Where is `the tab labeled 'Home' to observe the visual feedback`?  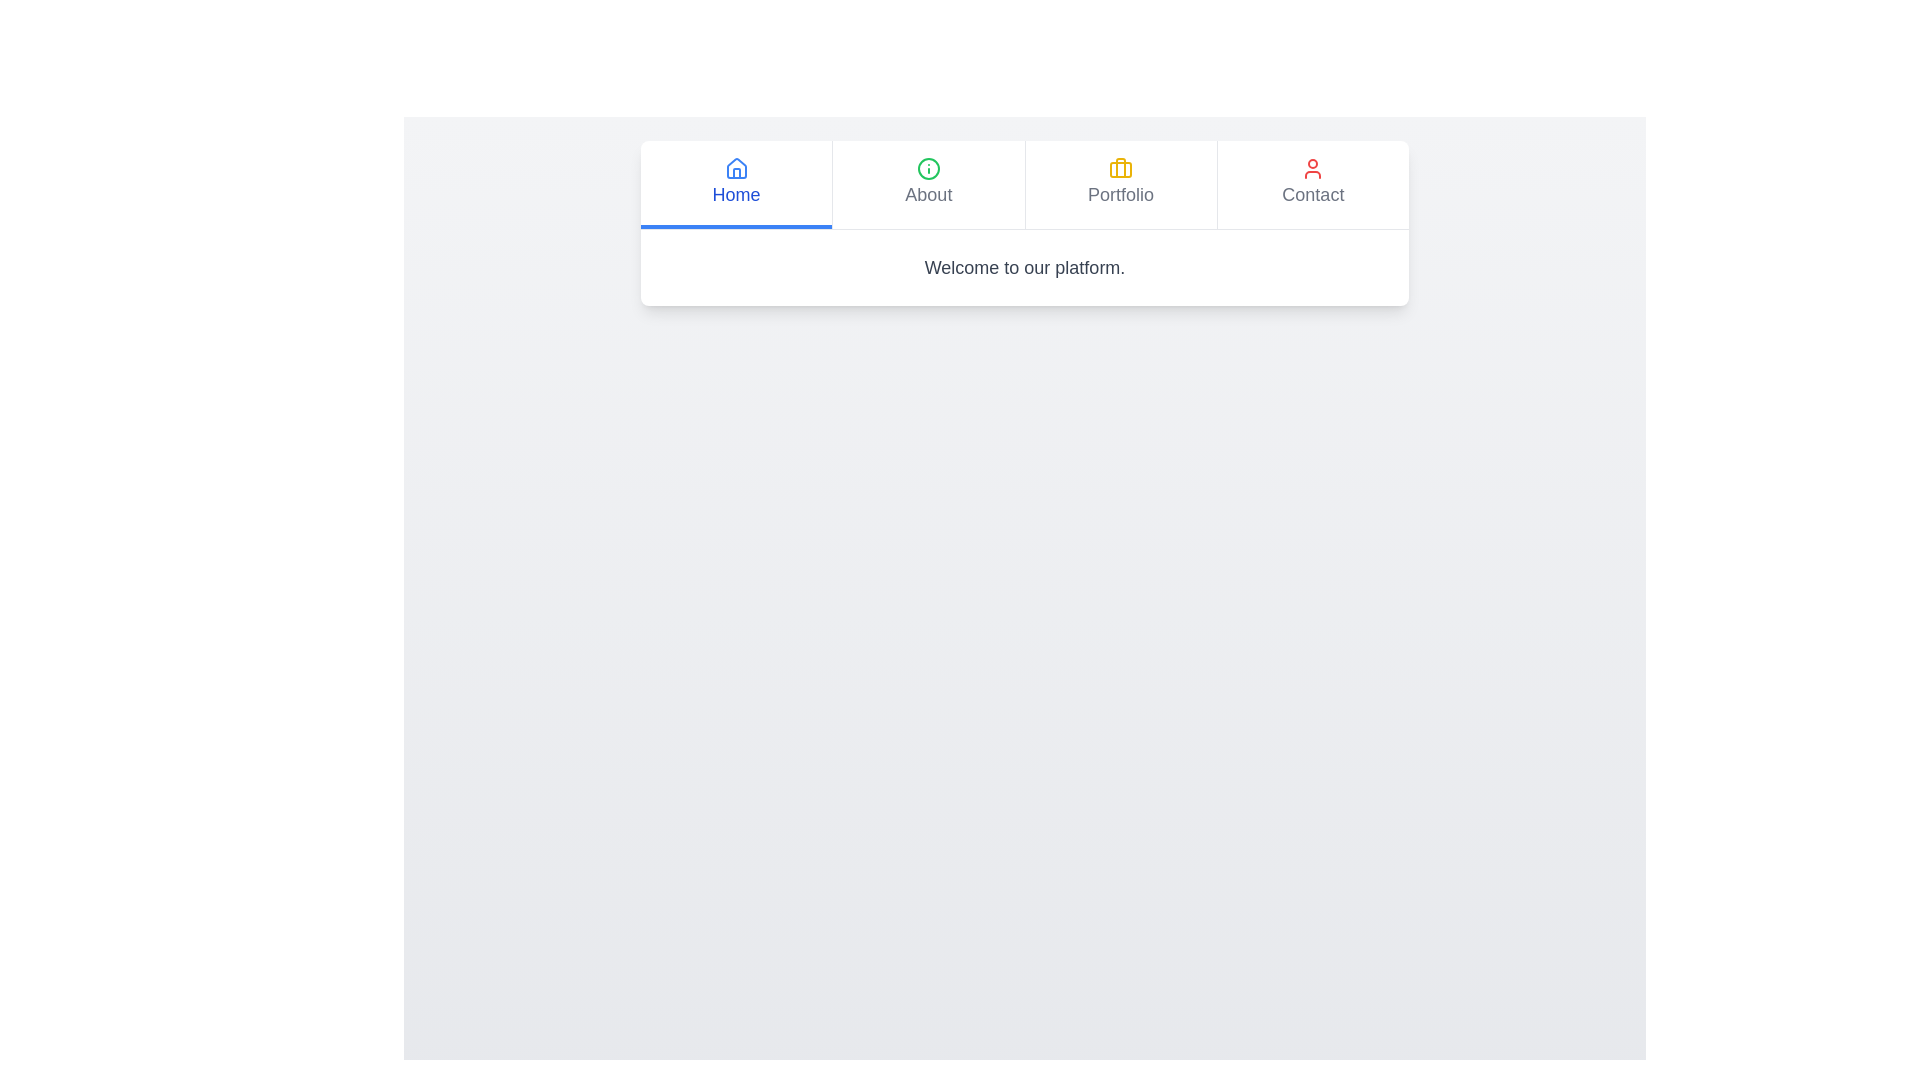
the tab labeled 'Home' to observe the visual feedback is located at coordinates (735, 185).